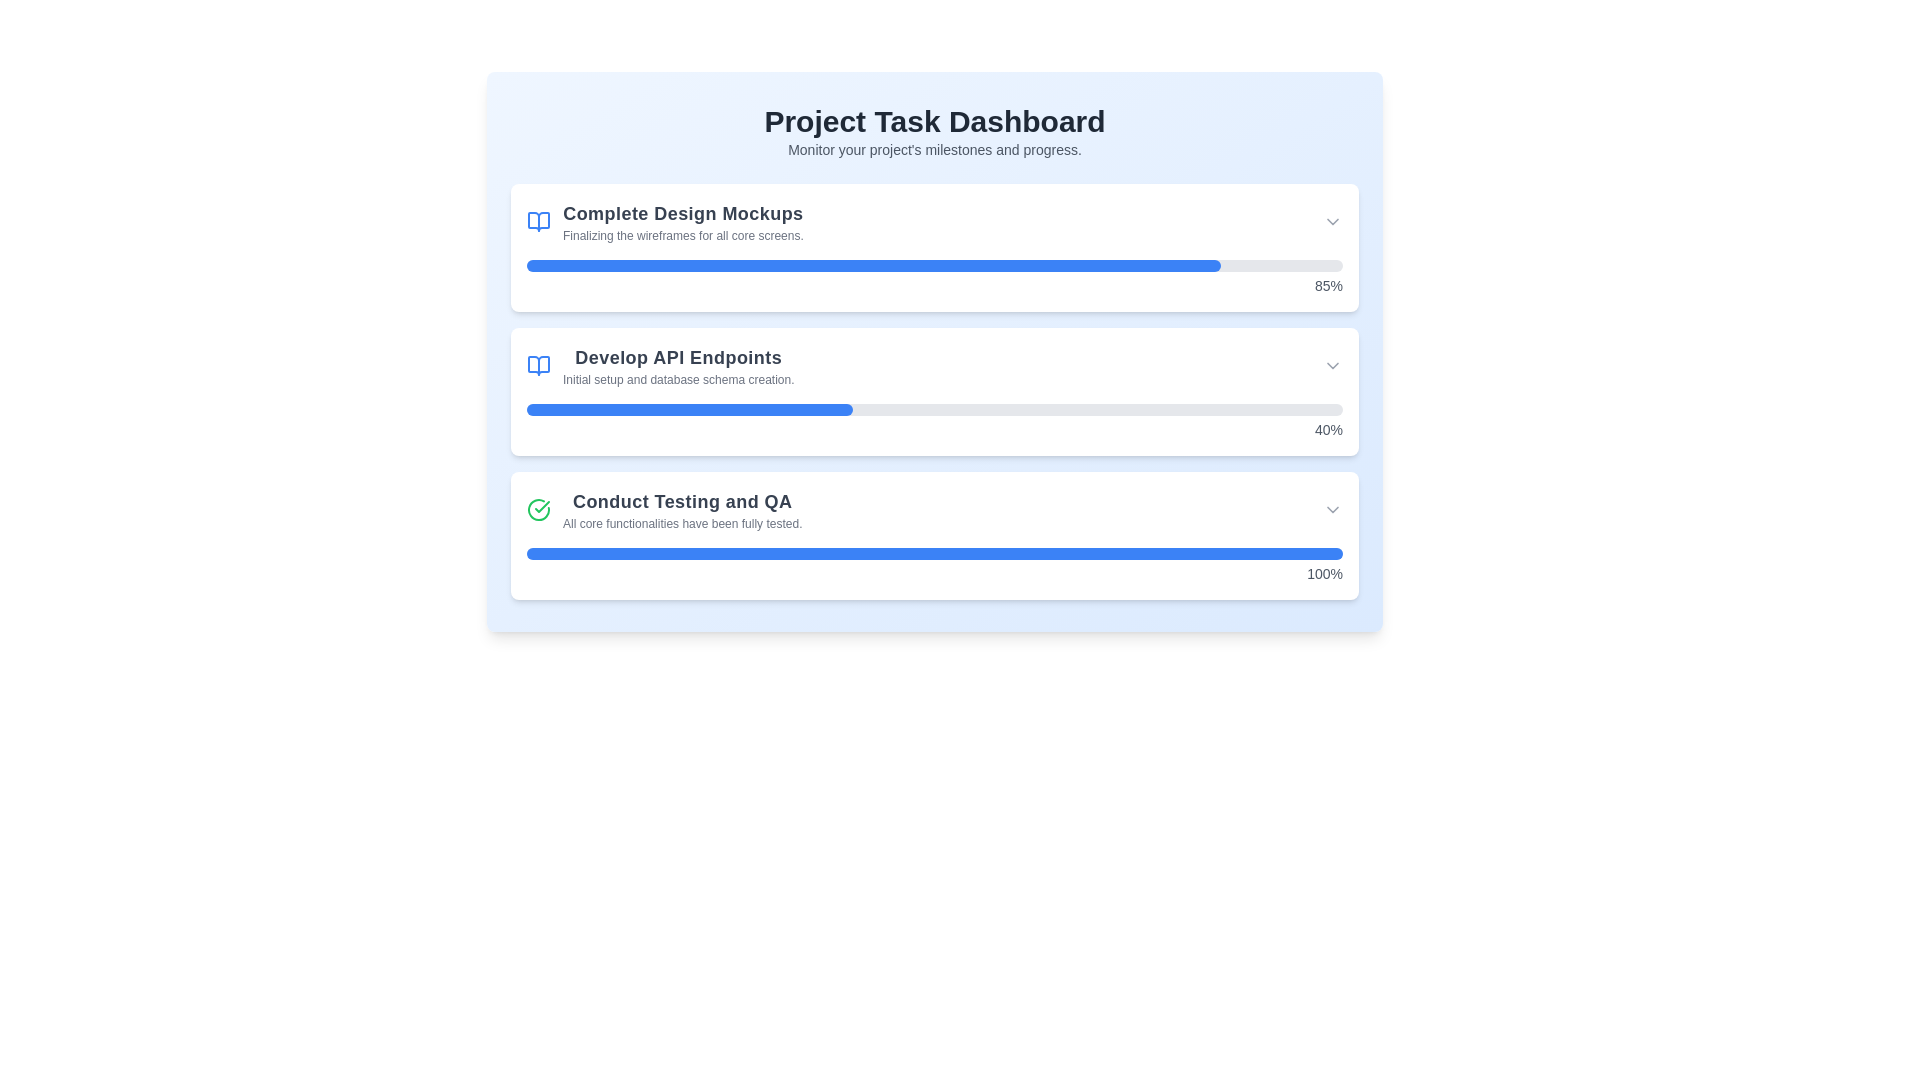  I want to click on progress, so click(853, 408).